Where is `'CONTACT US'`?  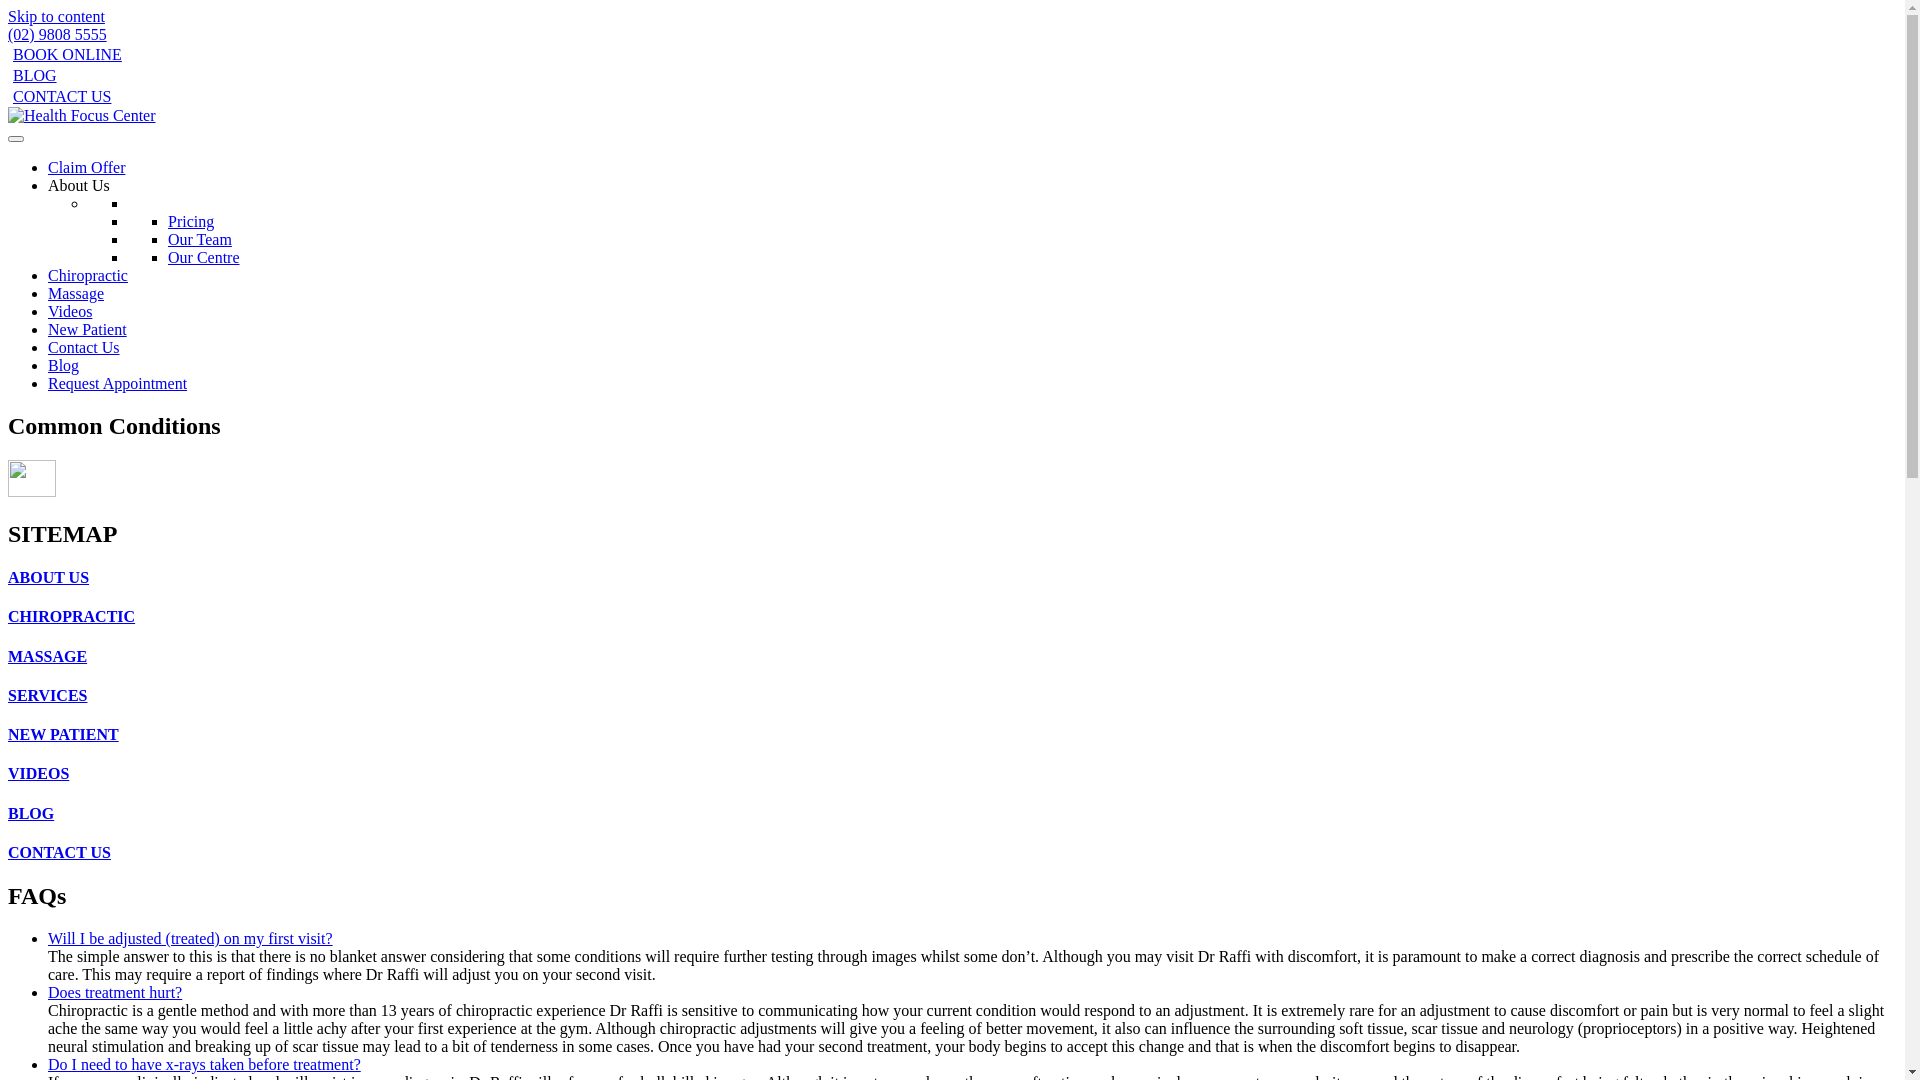
'CONTACT US' is located at coordinates (59, 96).